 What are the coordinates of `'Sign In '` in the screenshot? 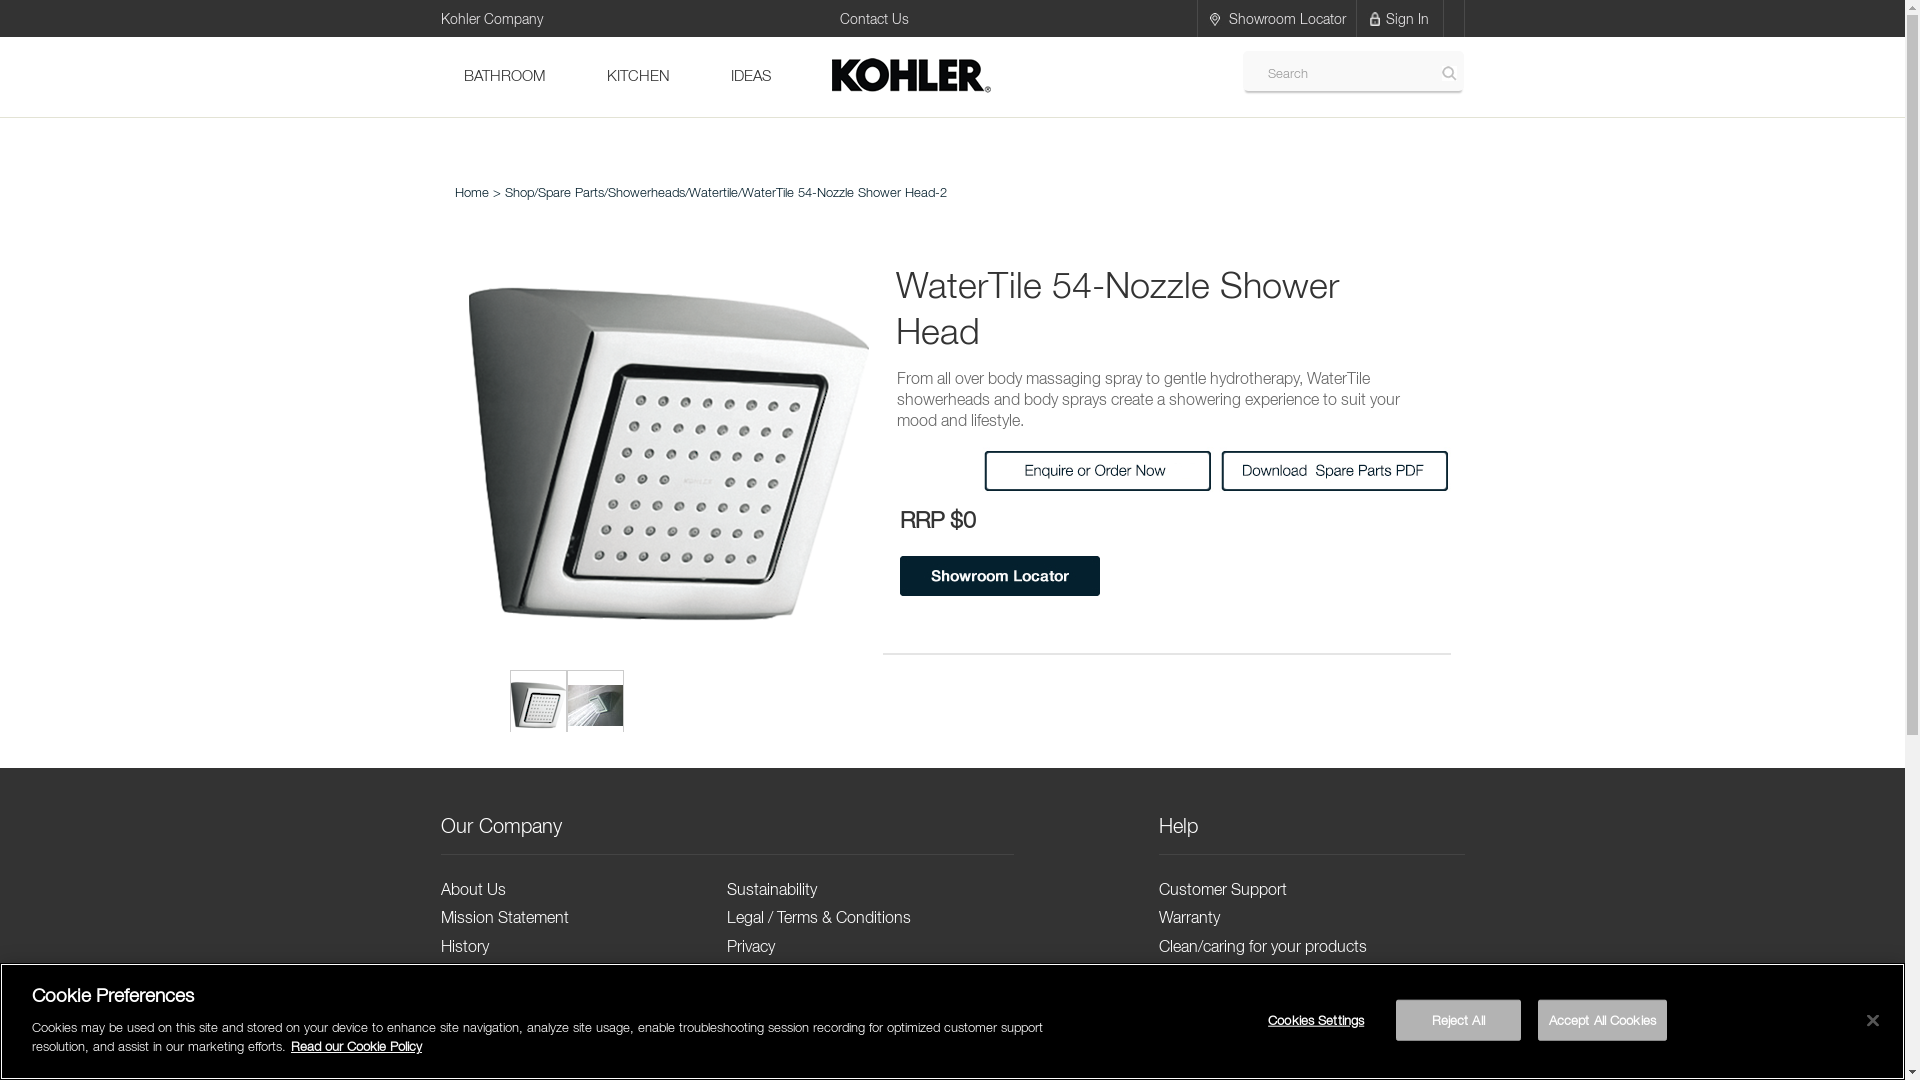 It's located at (1408, 18).